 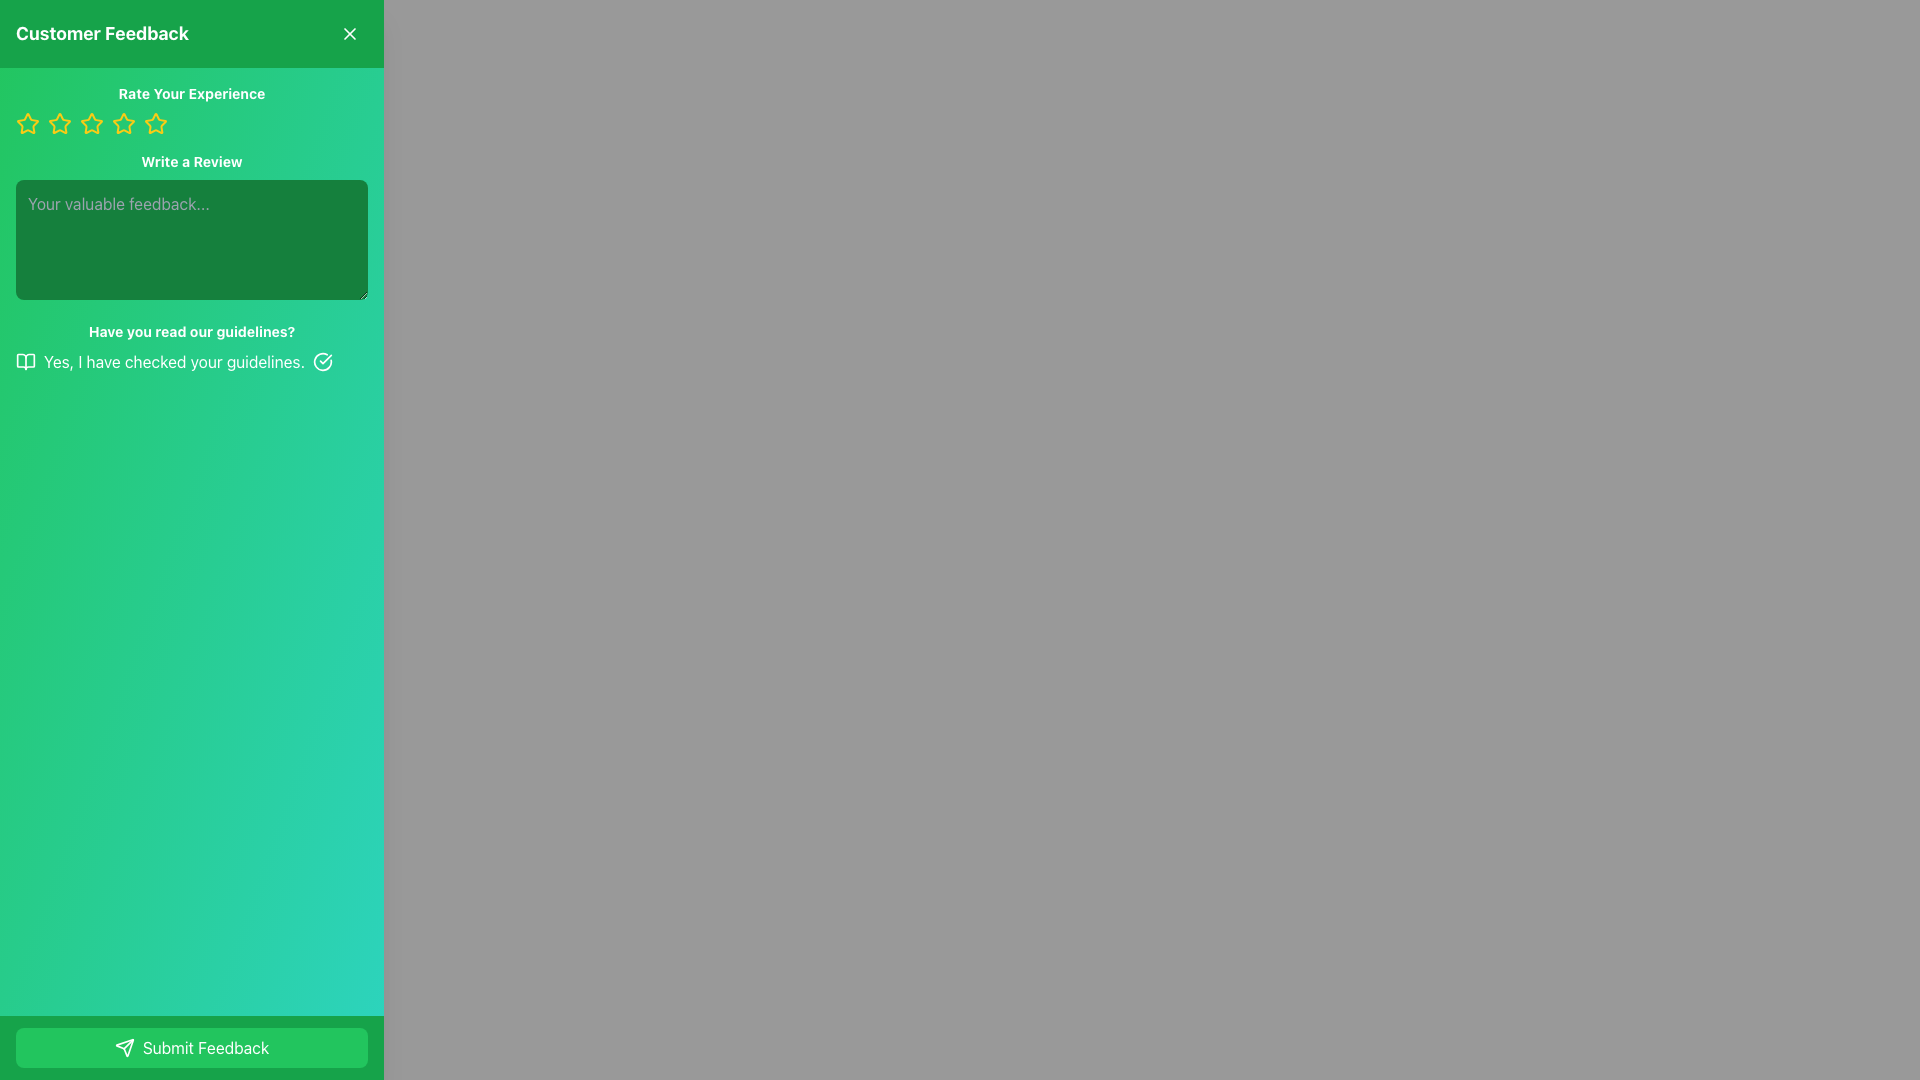 I want to click on the guiding Label for rating experience, which is positioned at the top of the feedback form, directly above the star icons, so click(x=192, y=93).